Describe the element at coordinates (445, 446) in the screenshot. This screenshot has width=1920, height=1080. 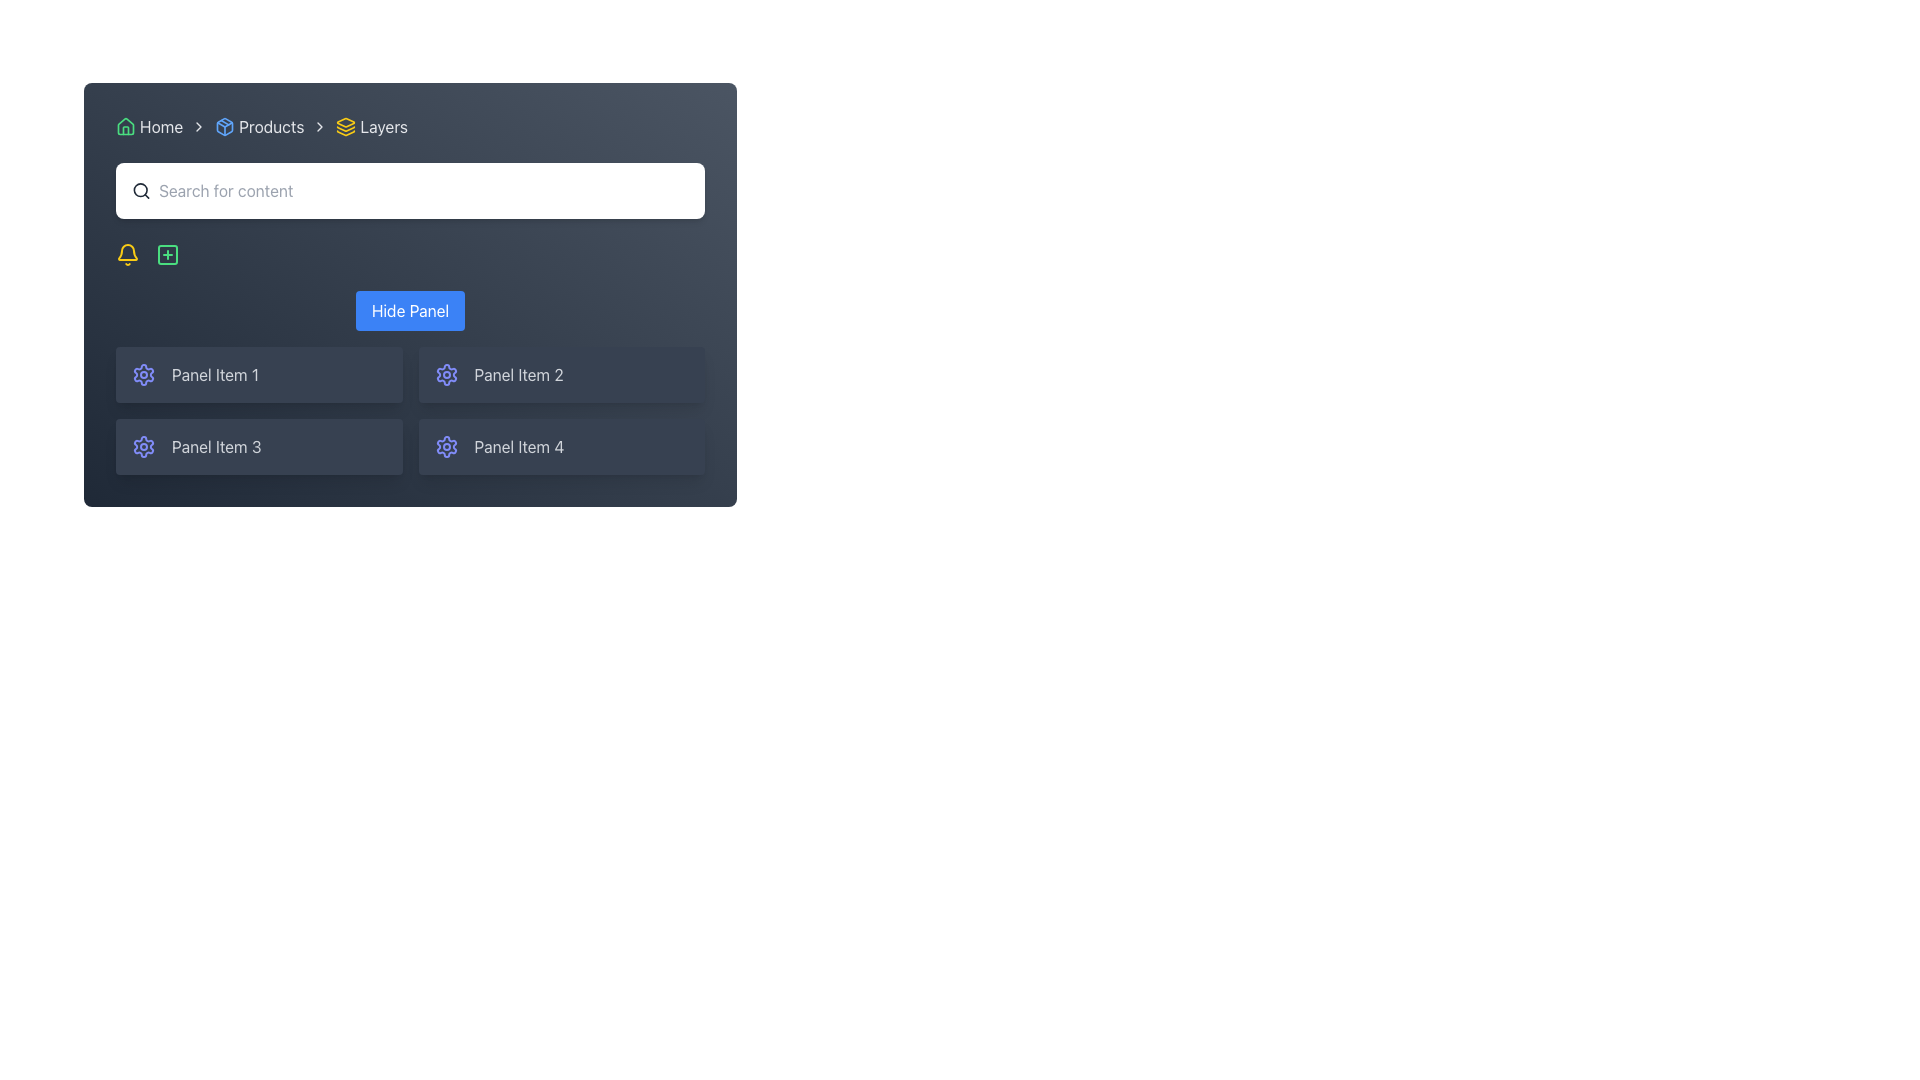
I see `the gear icon located in the top-left corner of 'Panel Item 4'` at that location.